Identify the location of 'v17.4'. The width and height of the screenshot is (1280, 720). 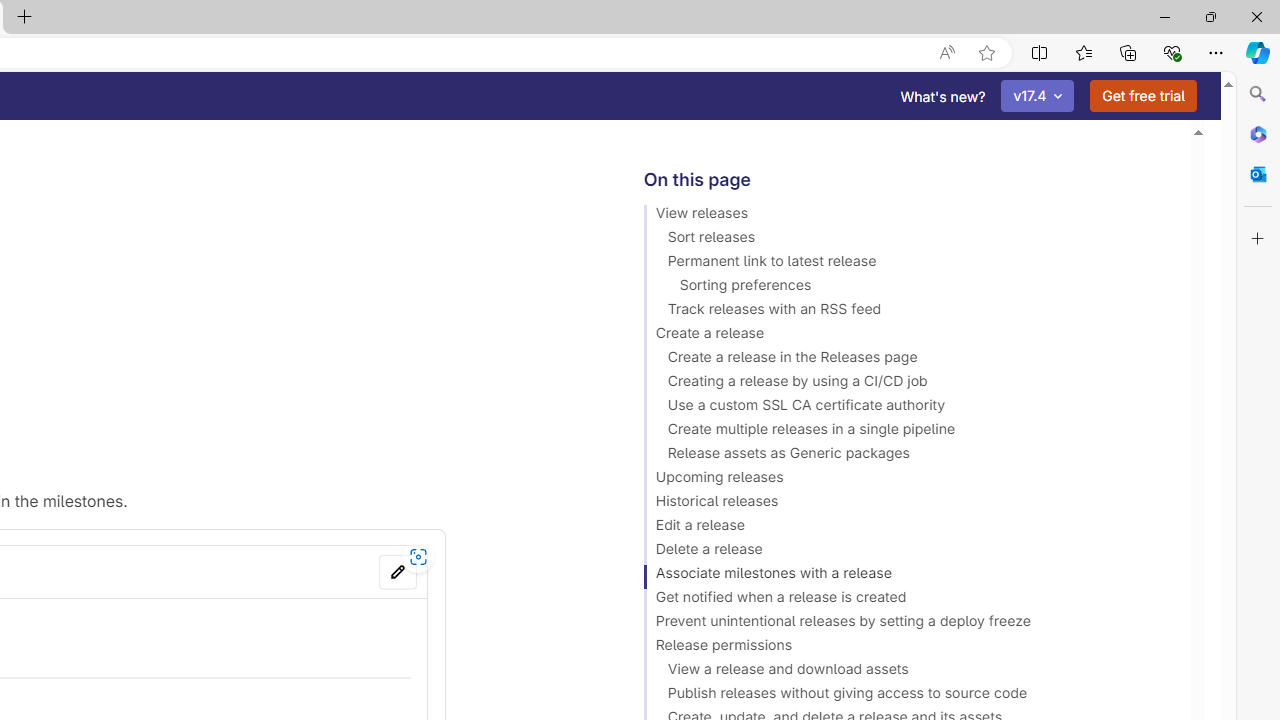
(1038, 96).